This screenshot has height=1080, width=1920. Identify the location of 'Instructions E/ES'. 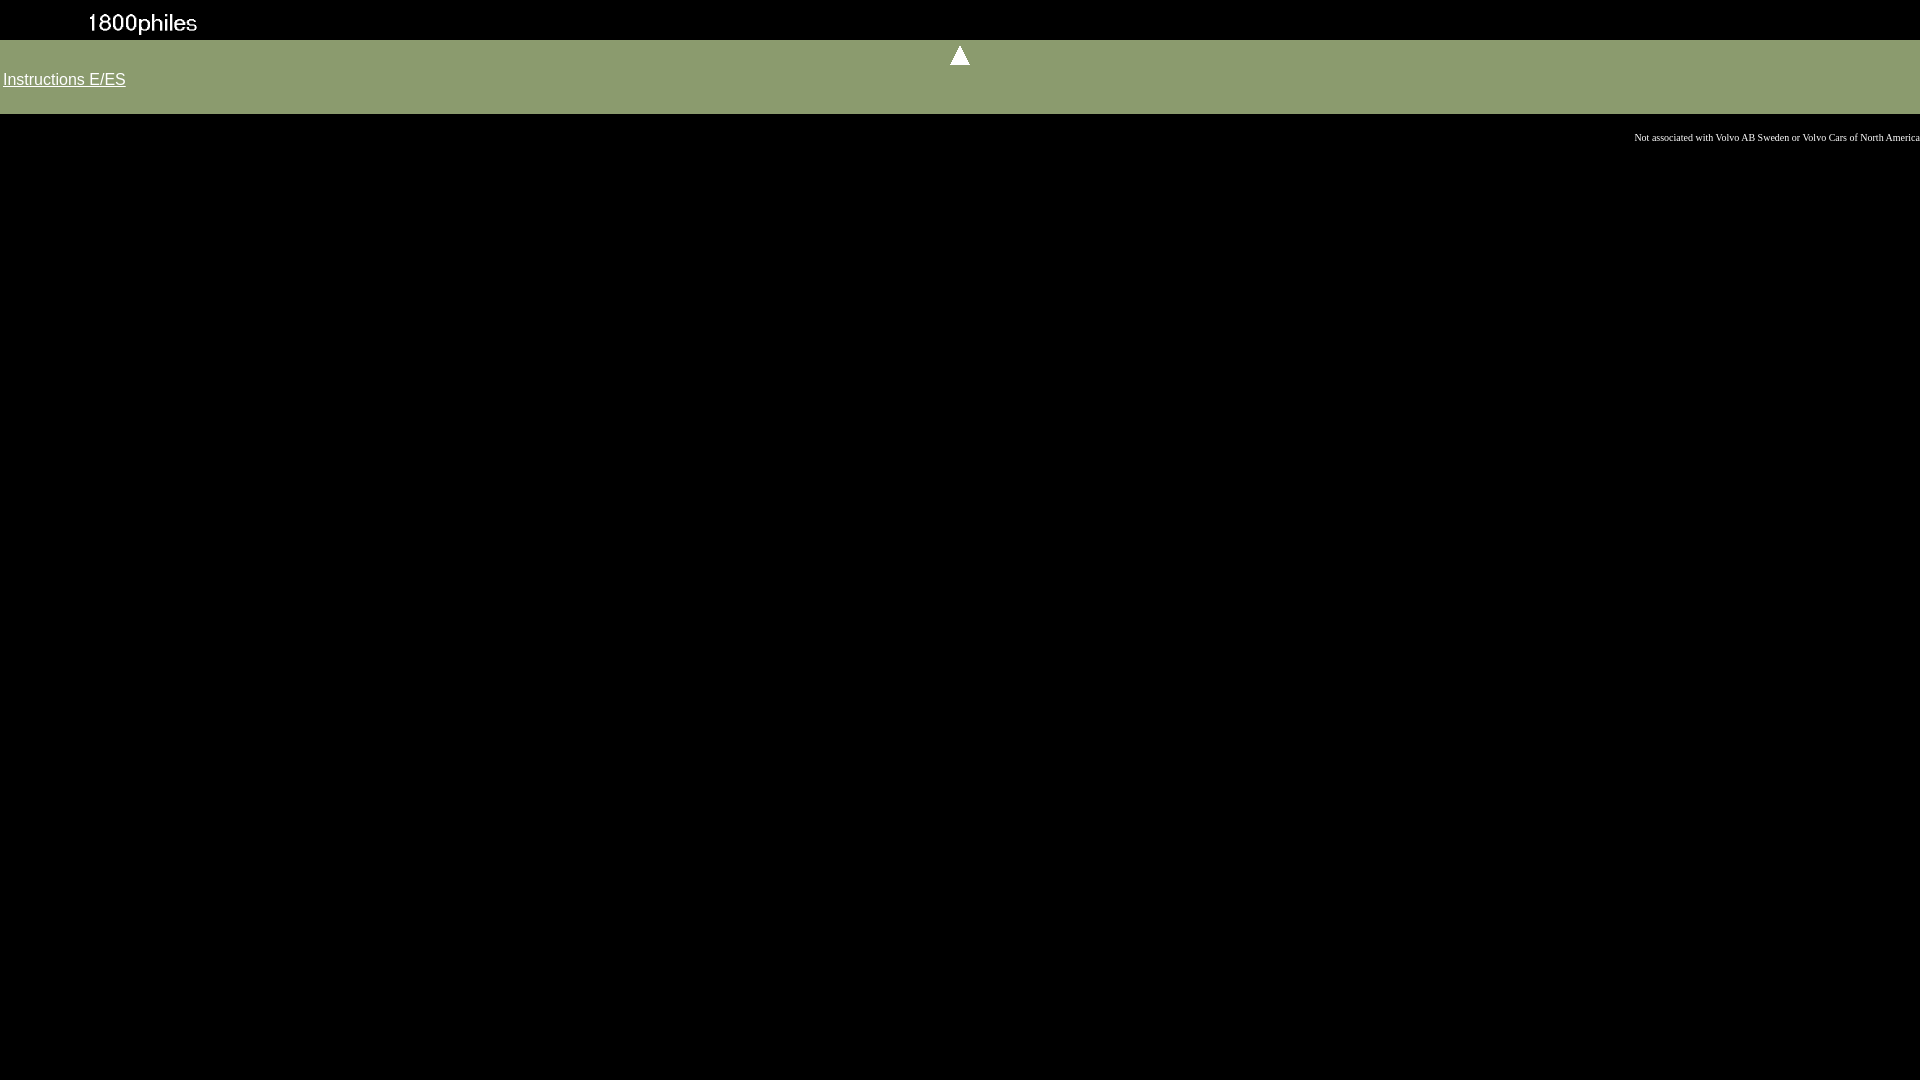
(3, 78).